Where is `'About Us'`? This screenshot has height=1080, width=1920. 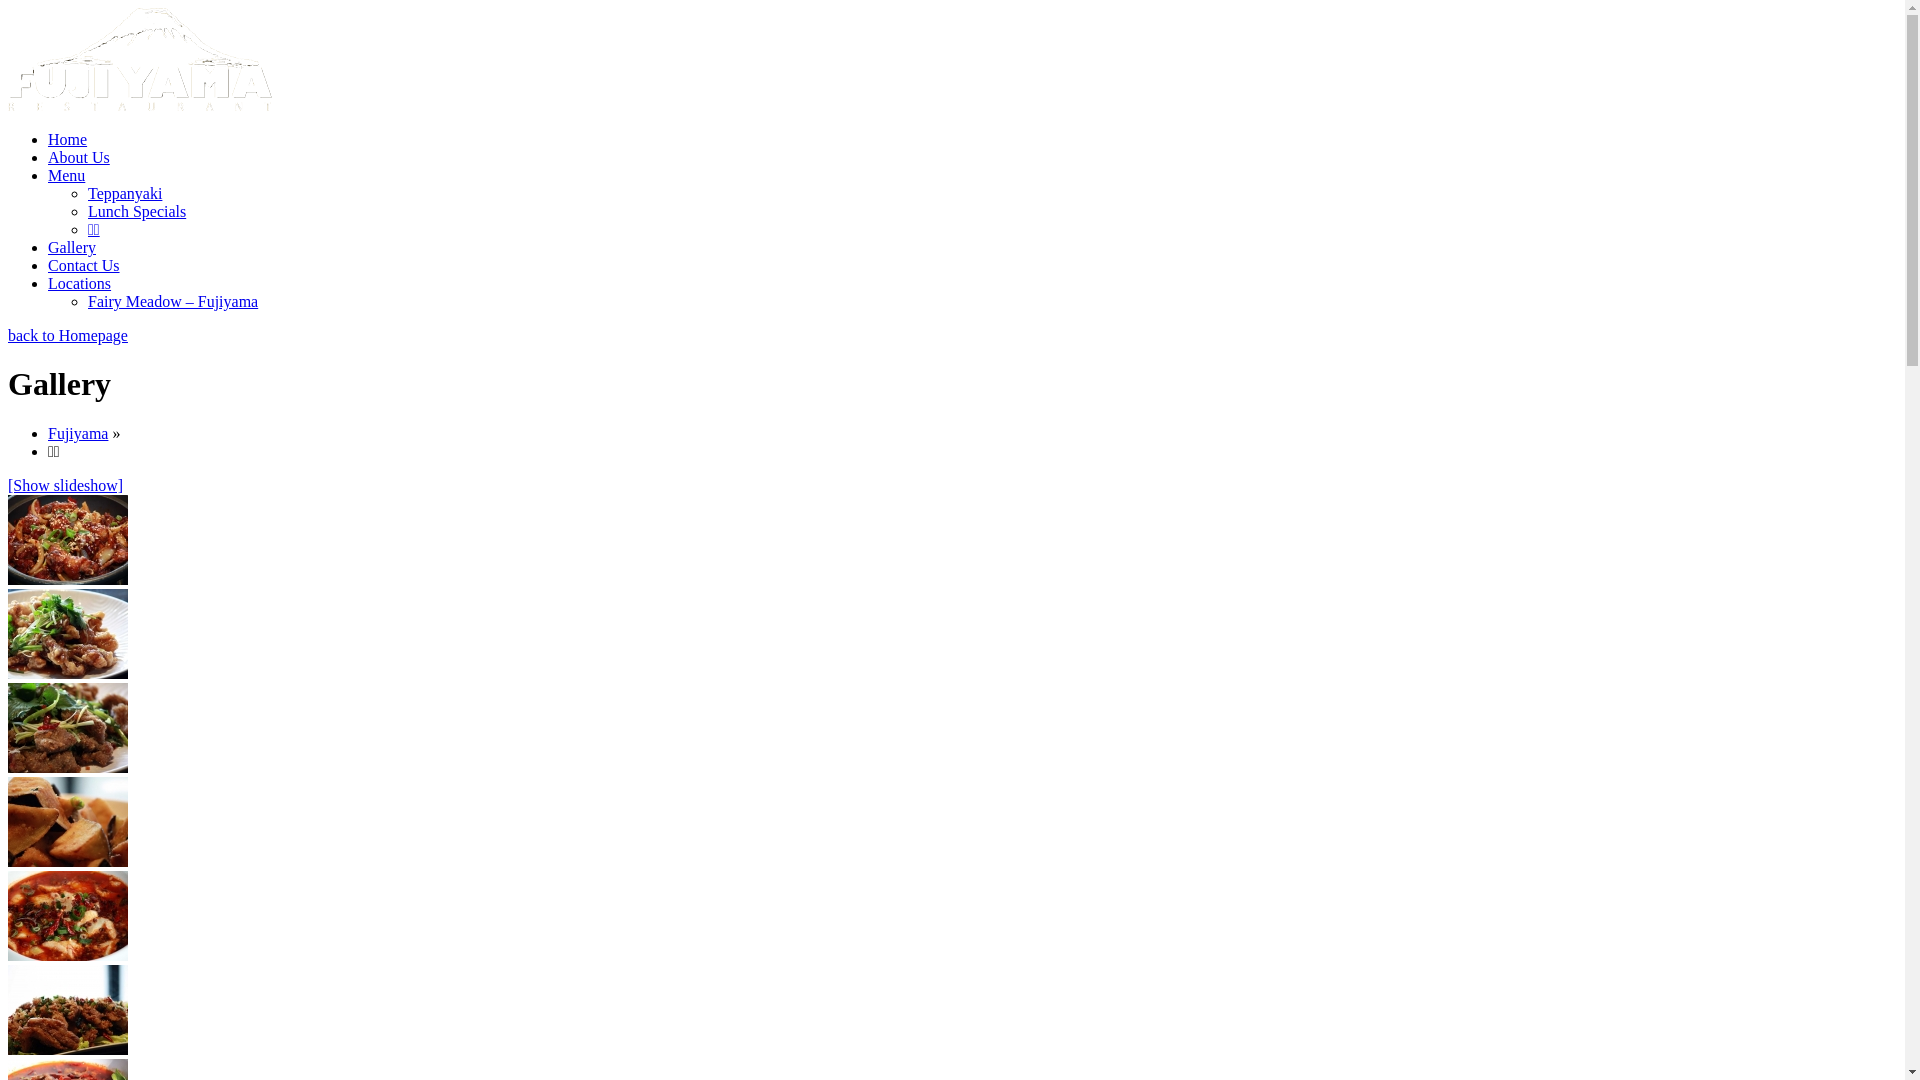
'About Us' is located at coordinates (78, 156).